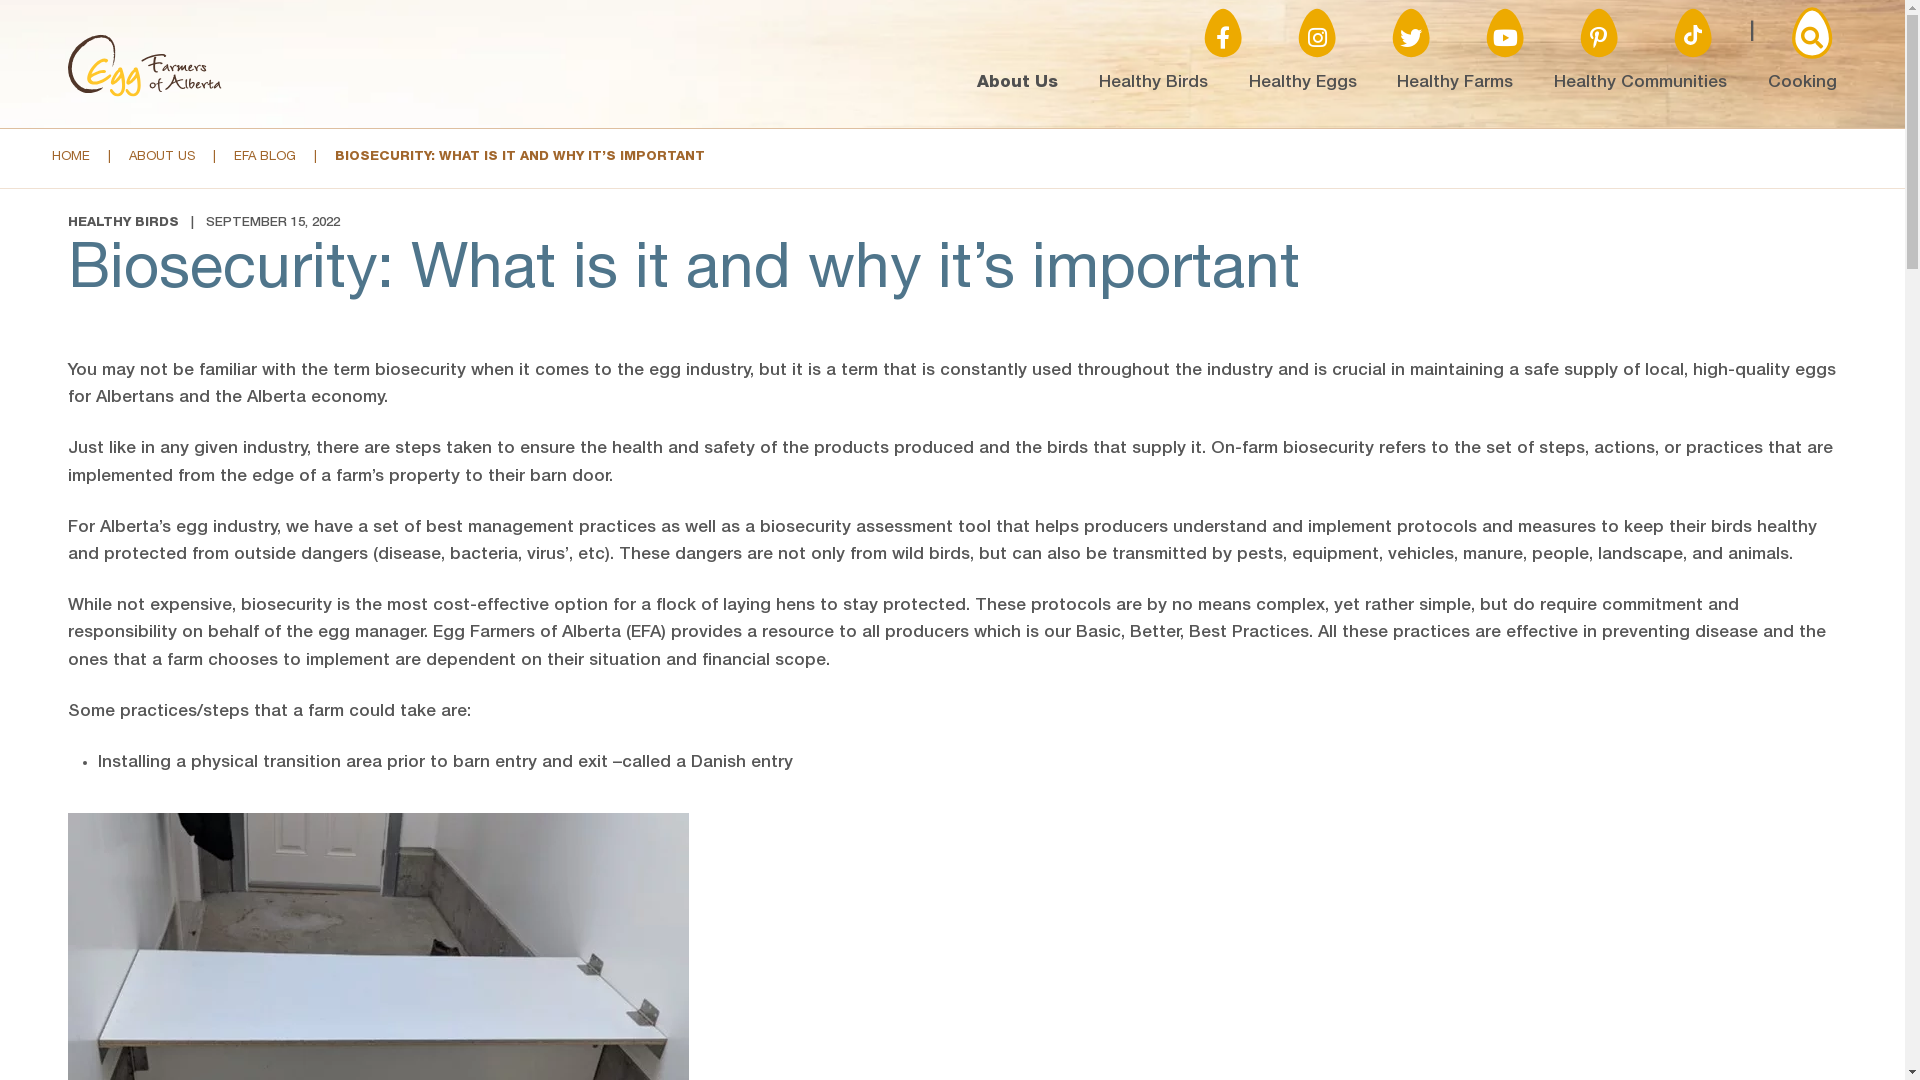  Describe the element at coordinates (263, 156) in the screenshot. I see `'EFA BLOG'` at that location.